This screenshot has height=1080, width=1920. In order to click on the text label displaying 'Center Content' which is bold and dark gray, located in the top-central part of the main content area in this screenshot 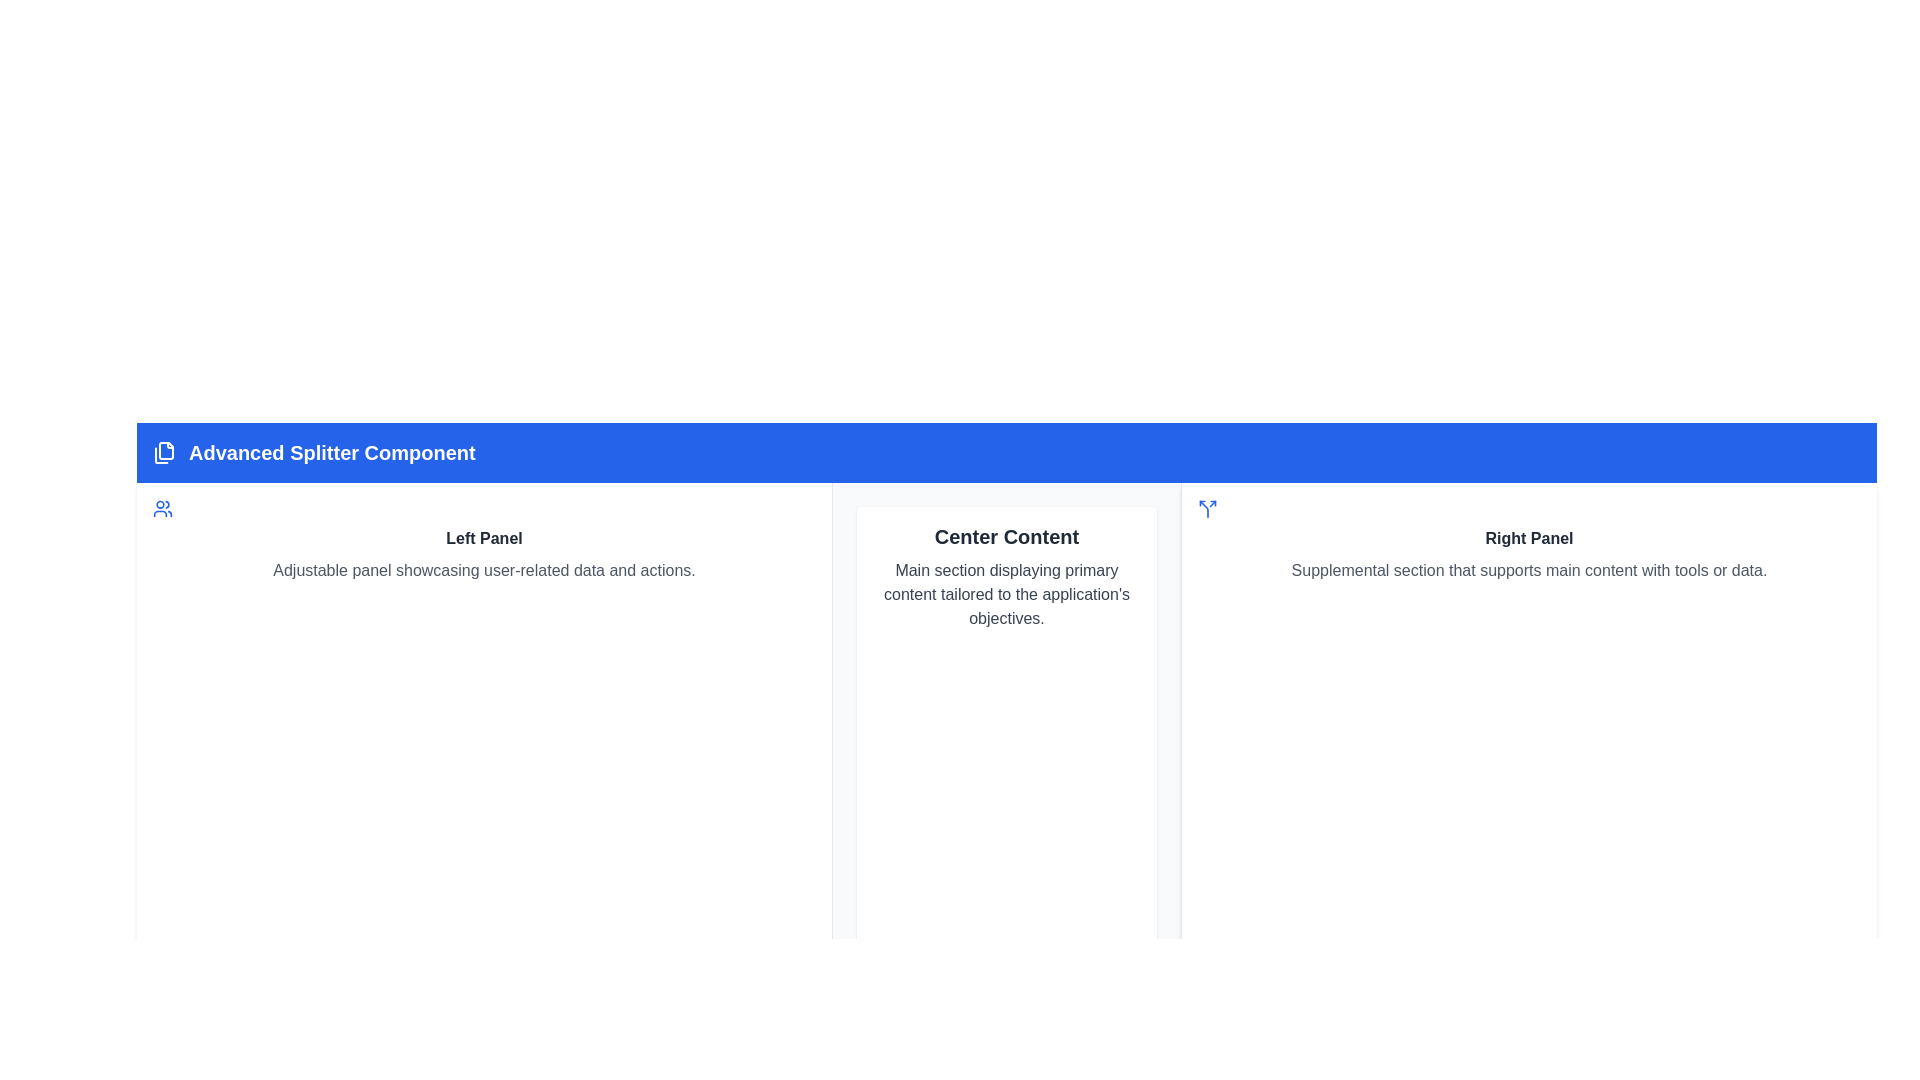, I will do `click(1007, 535)`.